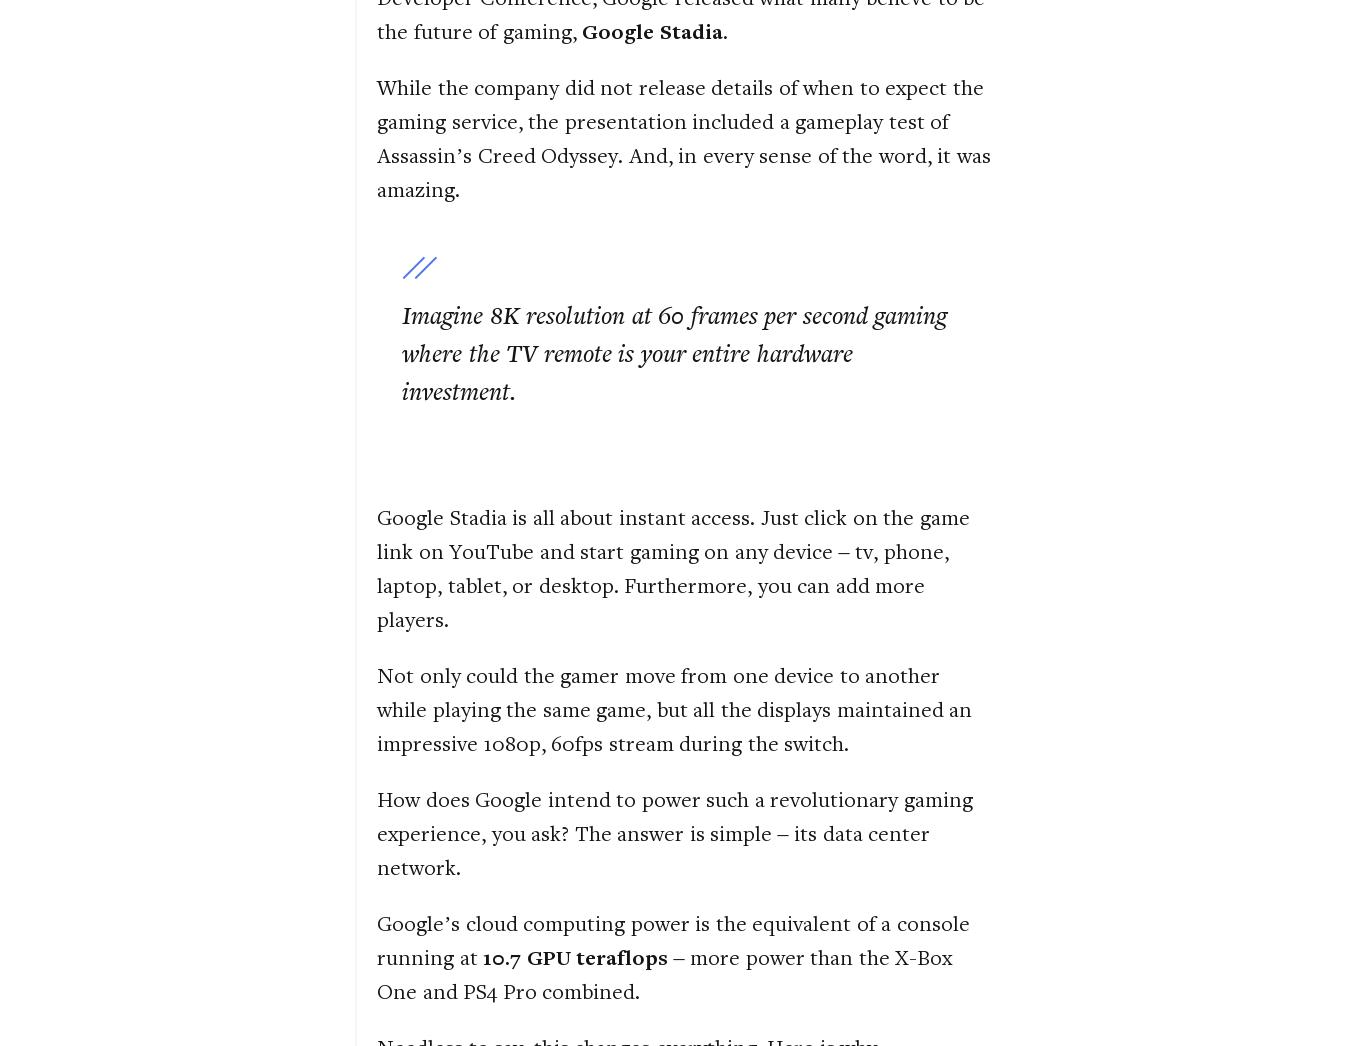 The image size is (1350, 1046). Describe the element at coordinates (575, 955) in the screenshot. I see `'10.7 GPU teraflops'` at that location.